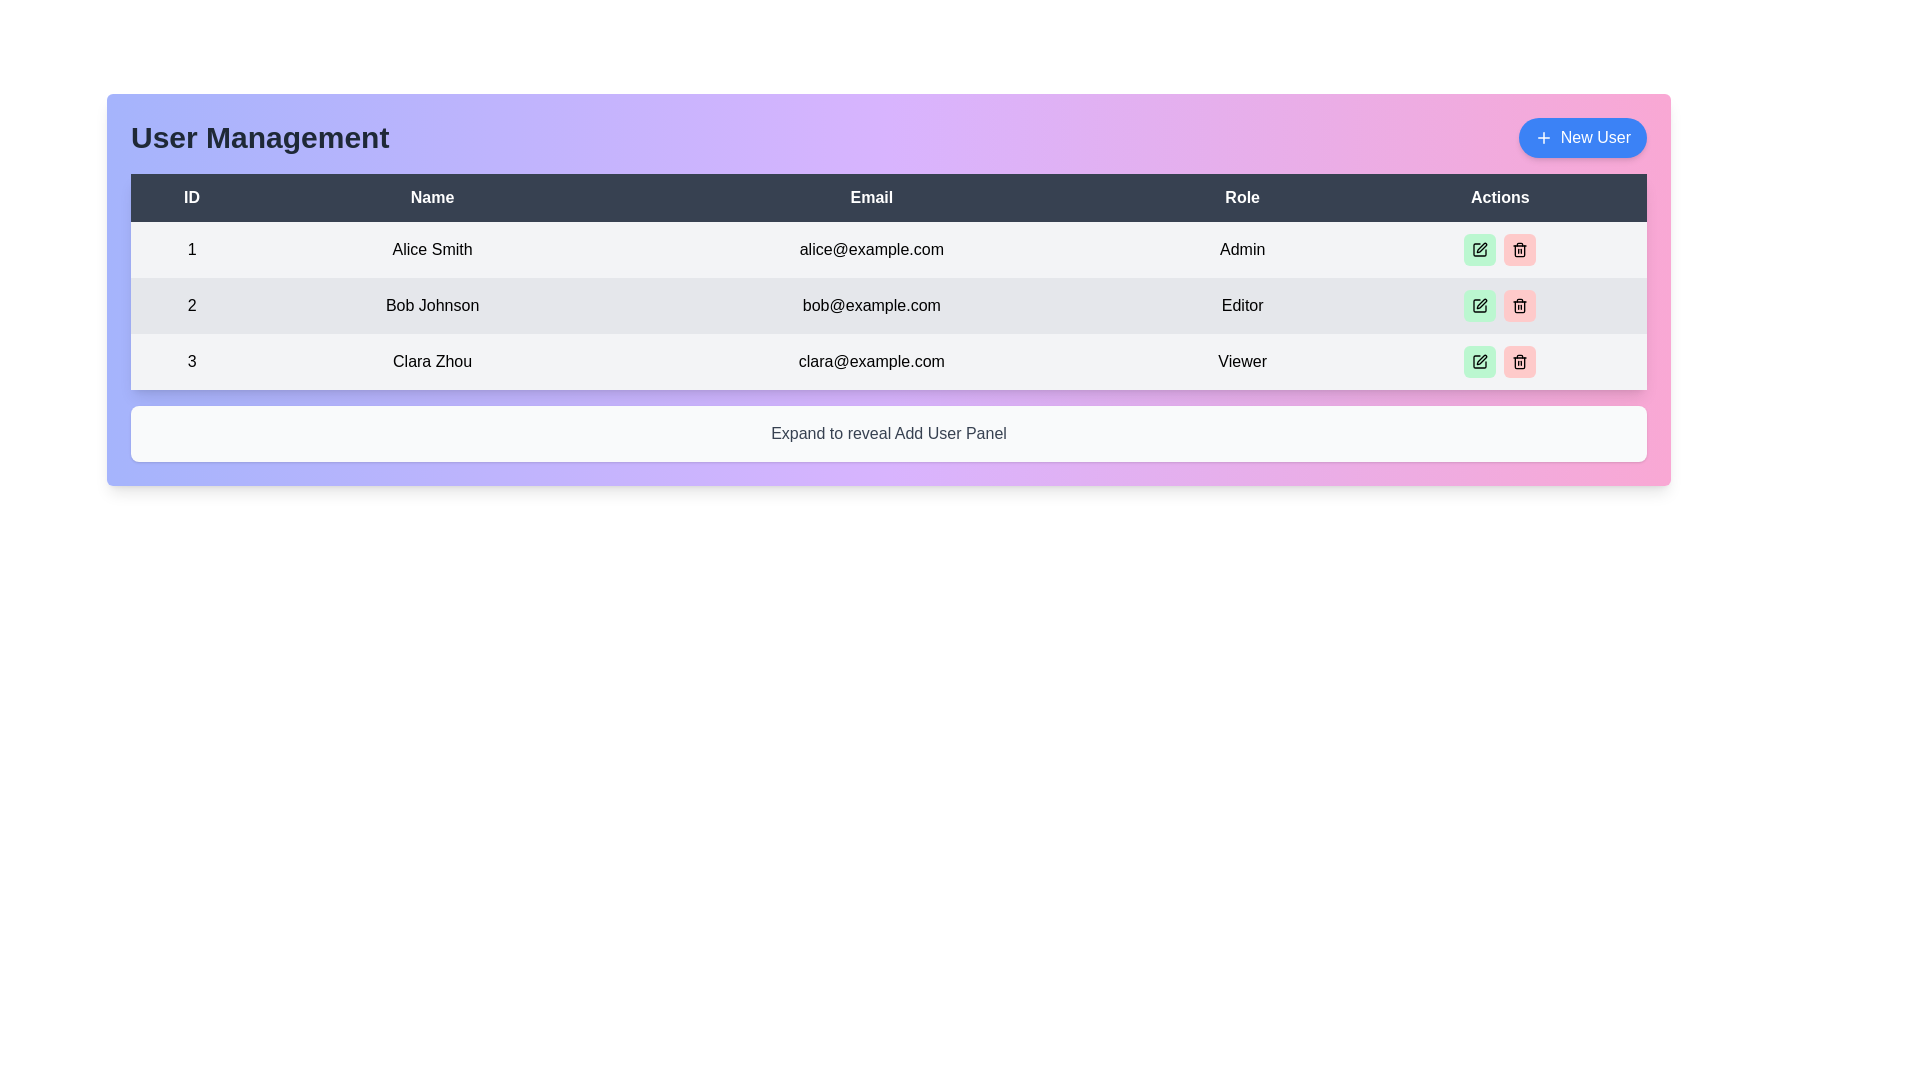 This screenshot has height=1080, width=1920. Describe the element at coordinates (1482, 246) in the screenshot. I see `the pen icon in the top-right corner of the user interface` at that location.